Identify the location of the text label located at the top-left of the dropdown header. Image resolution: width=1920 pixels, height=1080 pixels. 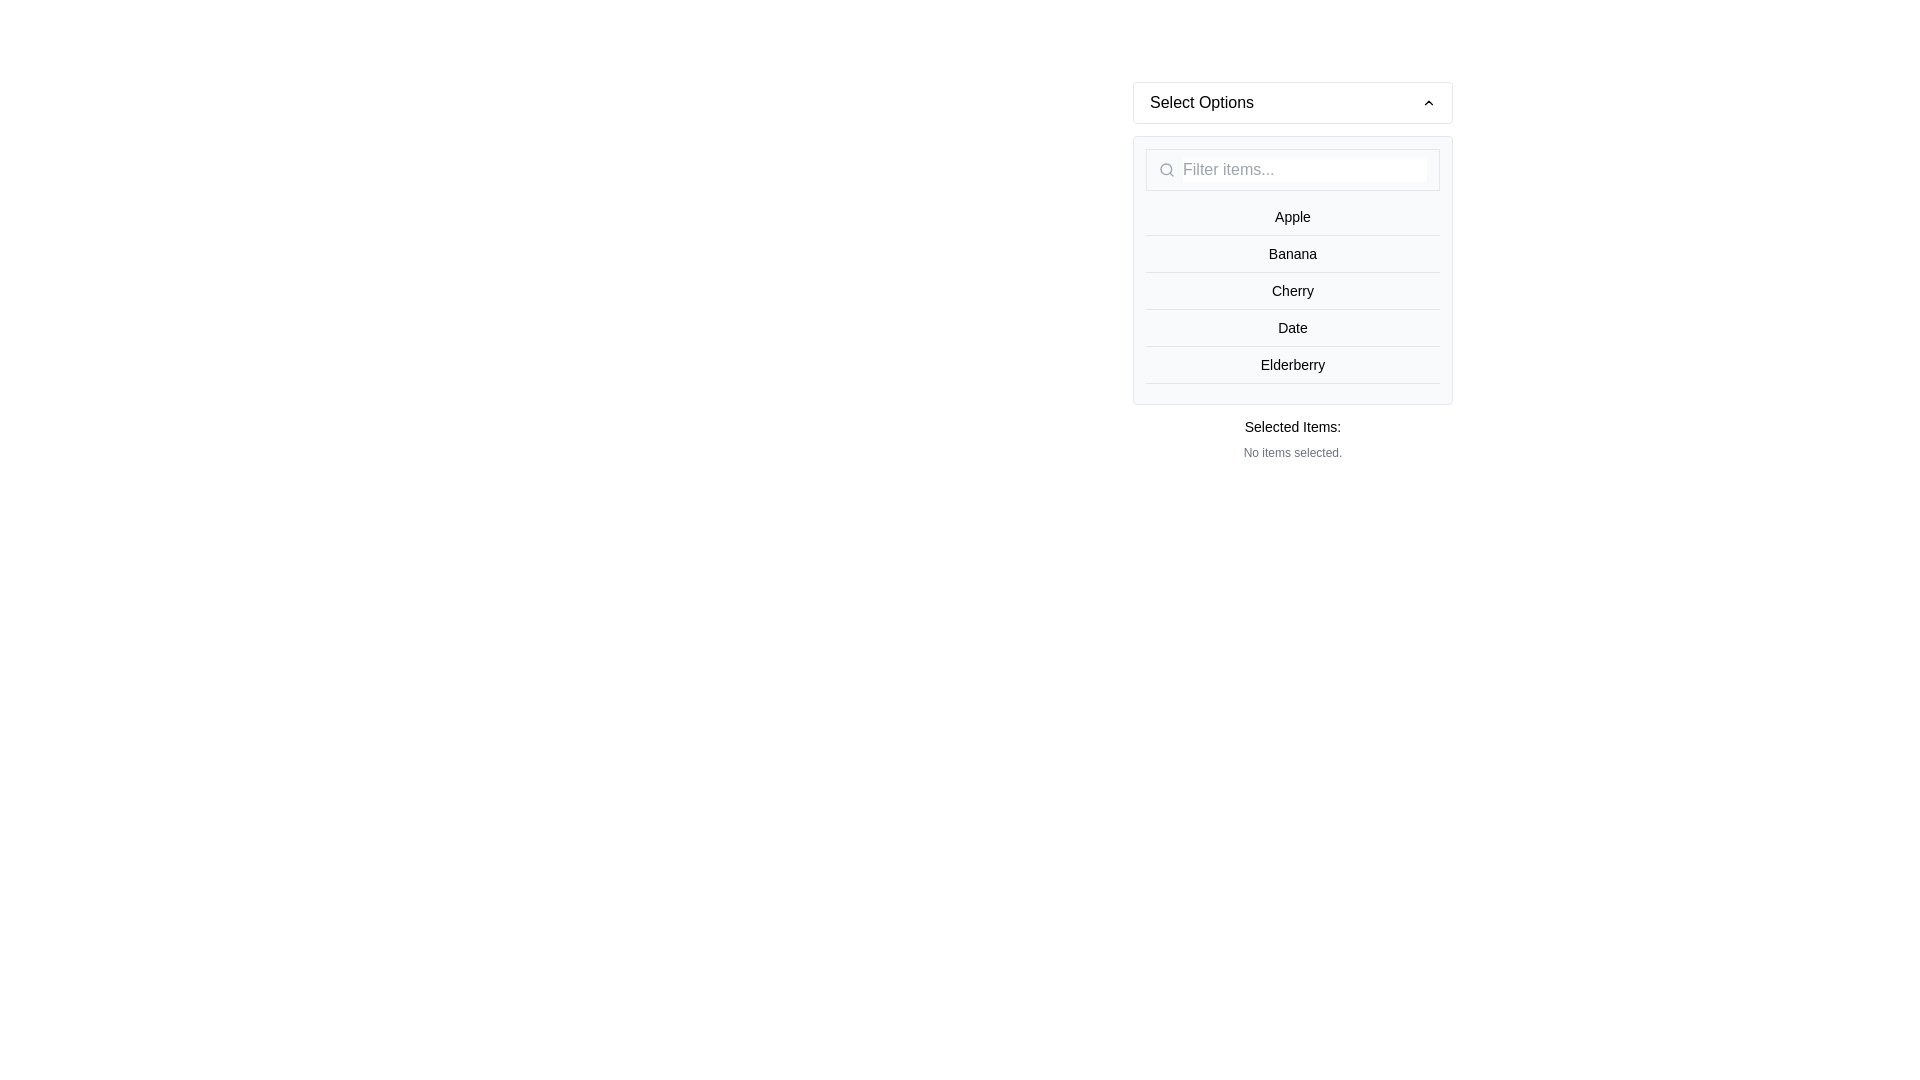
(1201, 103).